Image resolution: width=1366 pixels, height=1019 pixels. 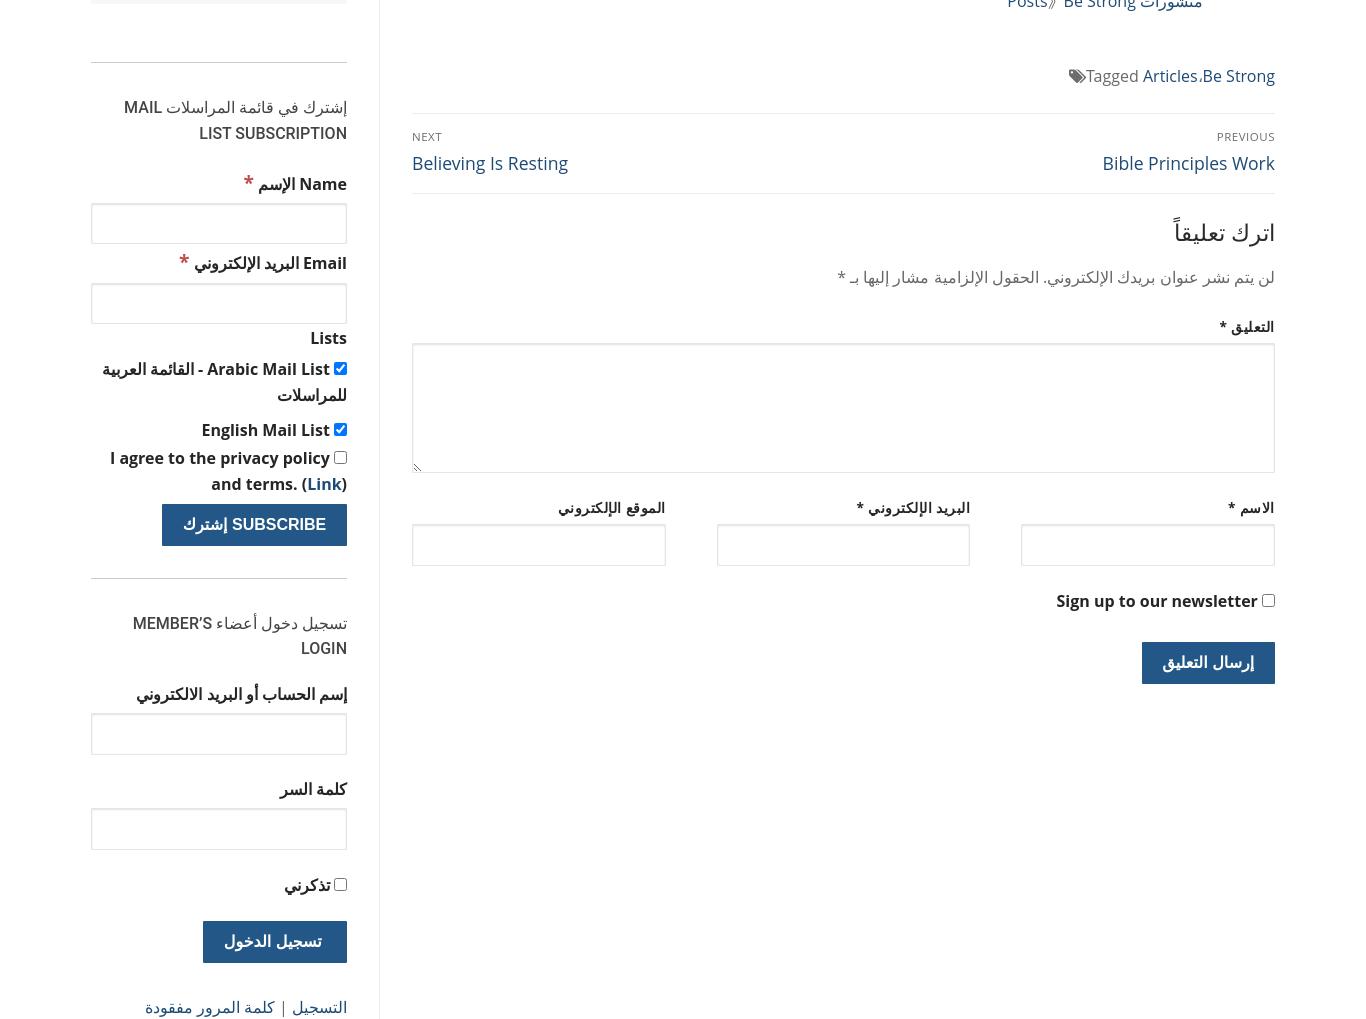 I want to click on 'تسجيل دخول أعضاء Member’s Login', so click(x=130, y=635).